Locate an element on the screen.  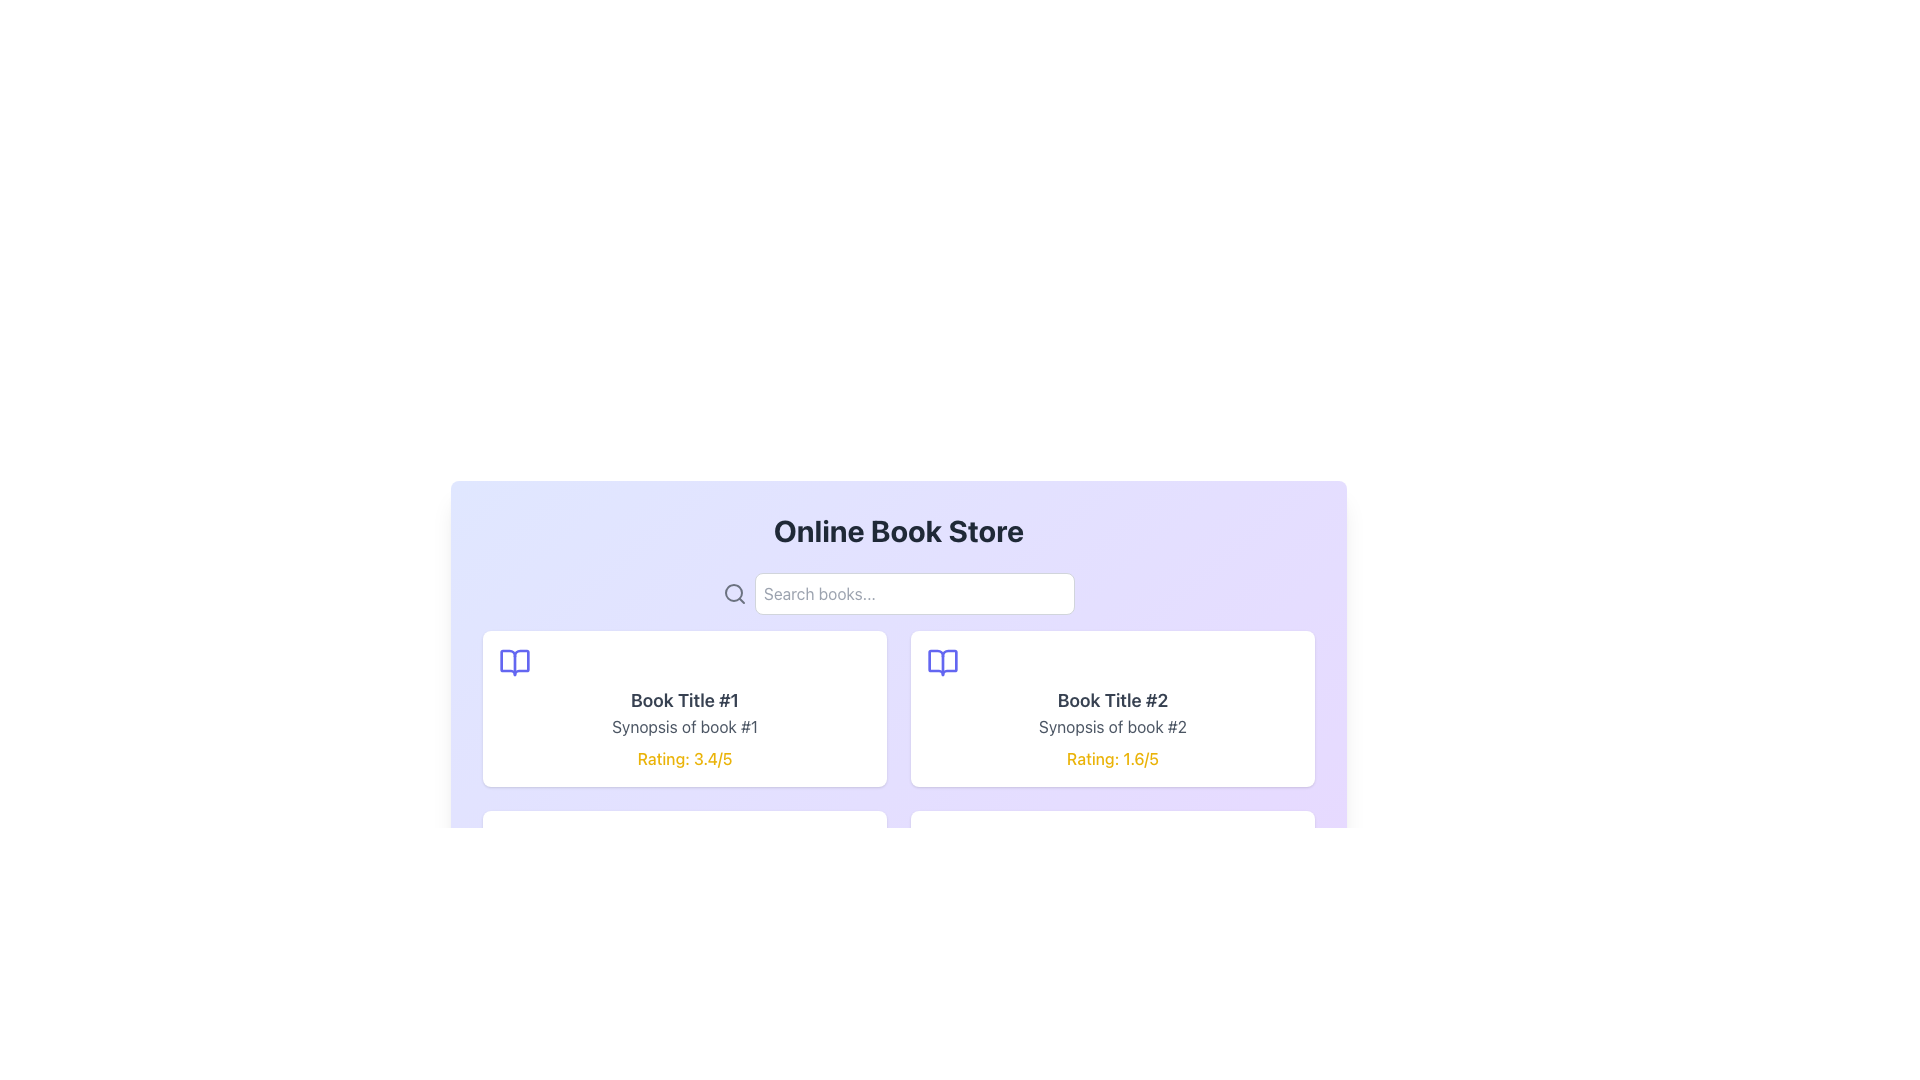
the static text label displaying the rating score for 'Book Title #1' located at the bottom of its card is located at coordinates (685, 759).